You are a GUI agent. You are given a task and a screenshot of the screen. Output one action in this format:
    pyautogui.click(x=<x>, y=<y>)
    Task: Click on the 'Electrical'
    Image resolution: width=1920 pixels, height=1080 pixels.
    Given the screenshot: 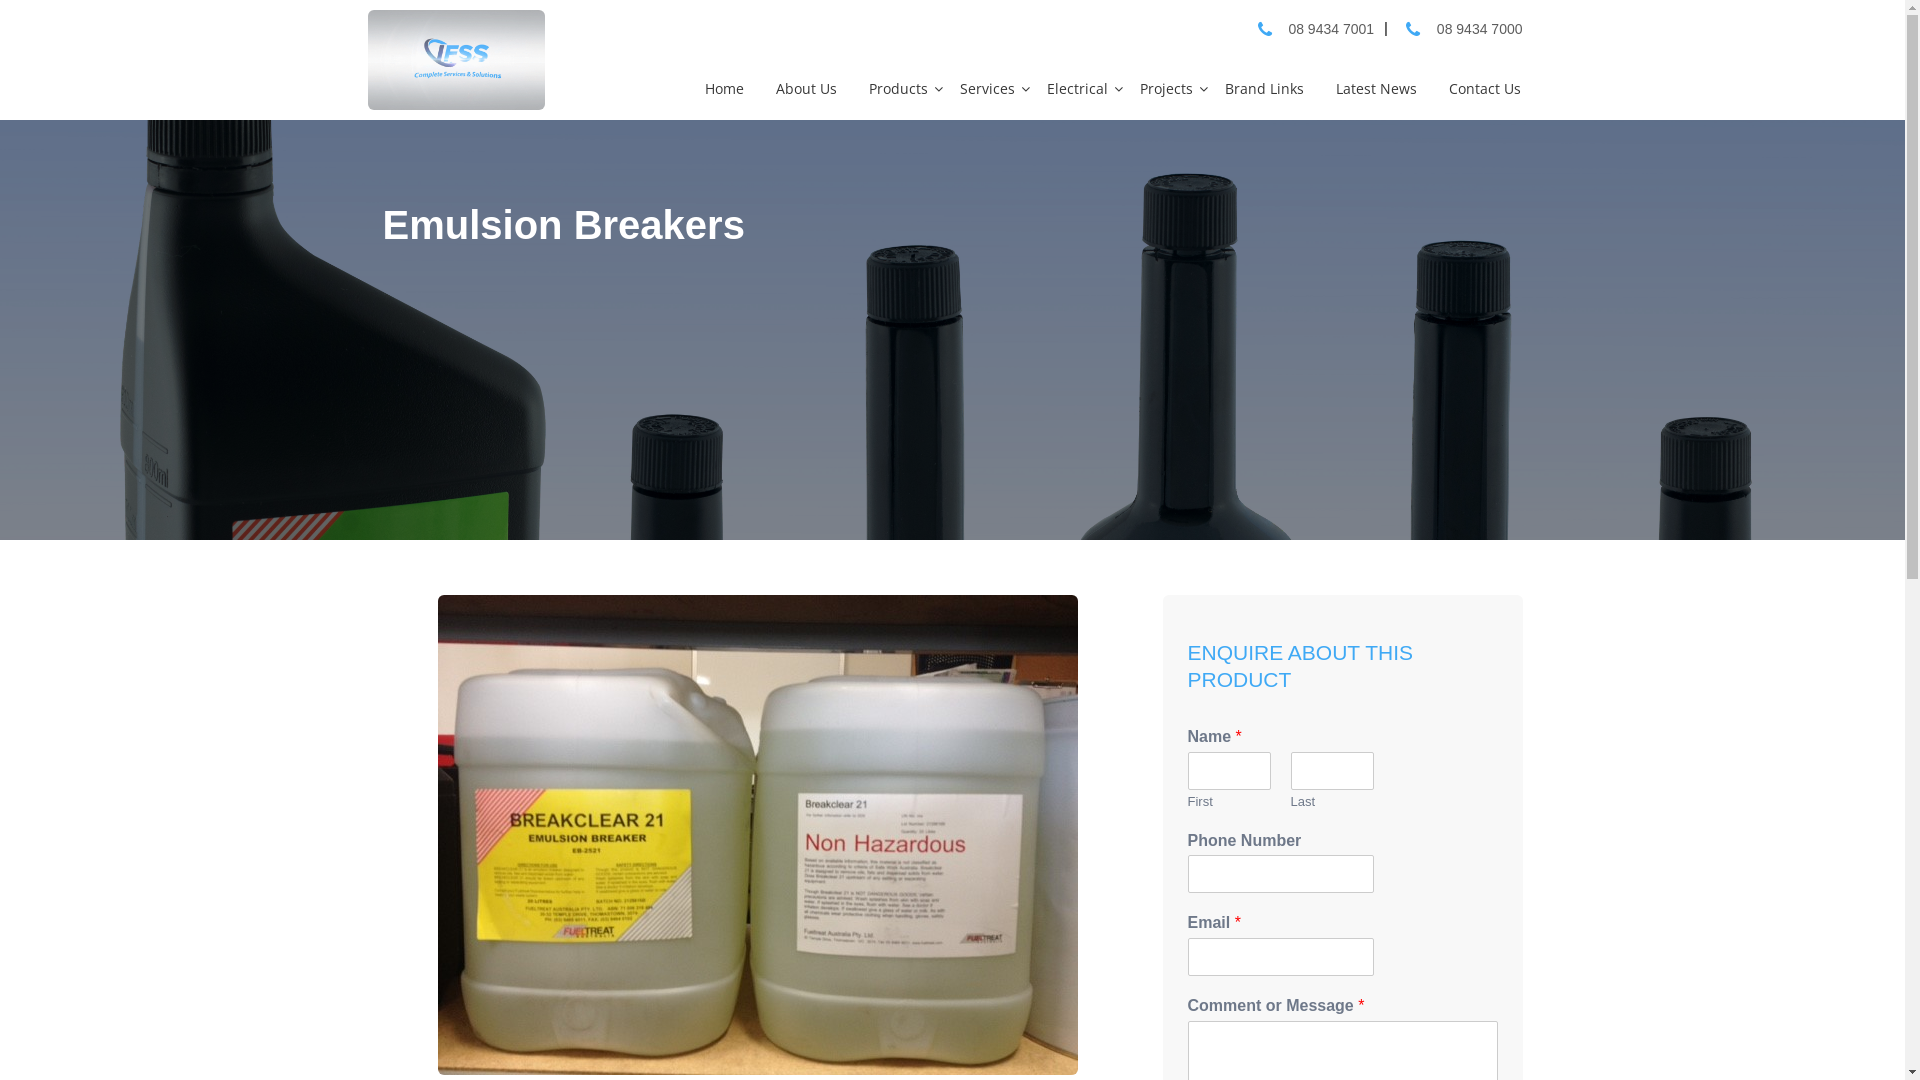 What is the action you would take?
    pyautogui.click(x=1077, y=87)
    